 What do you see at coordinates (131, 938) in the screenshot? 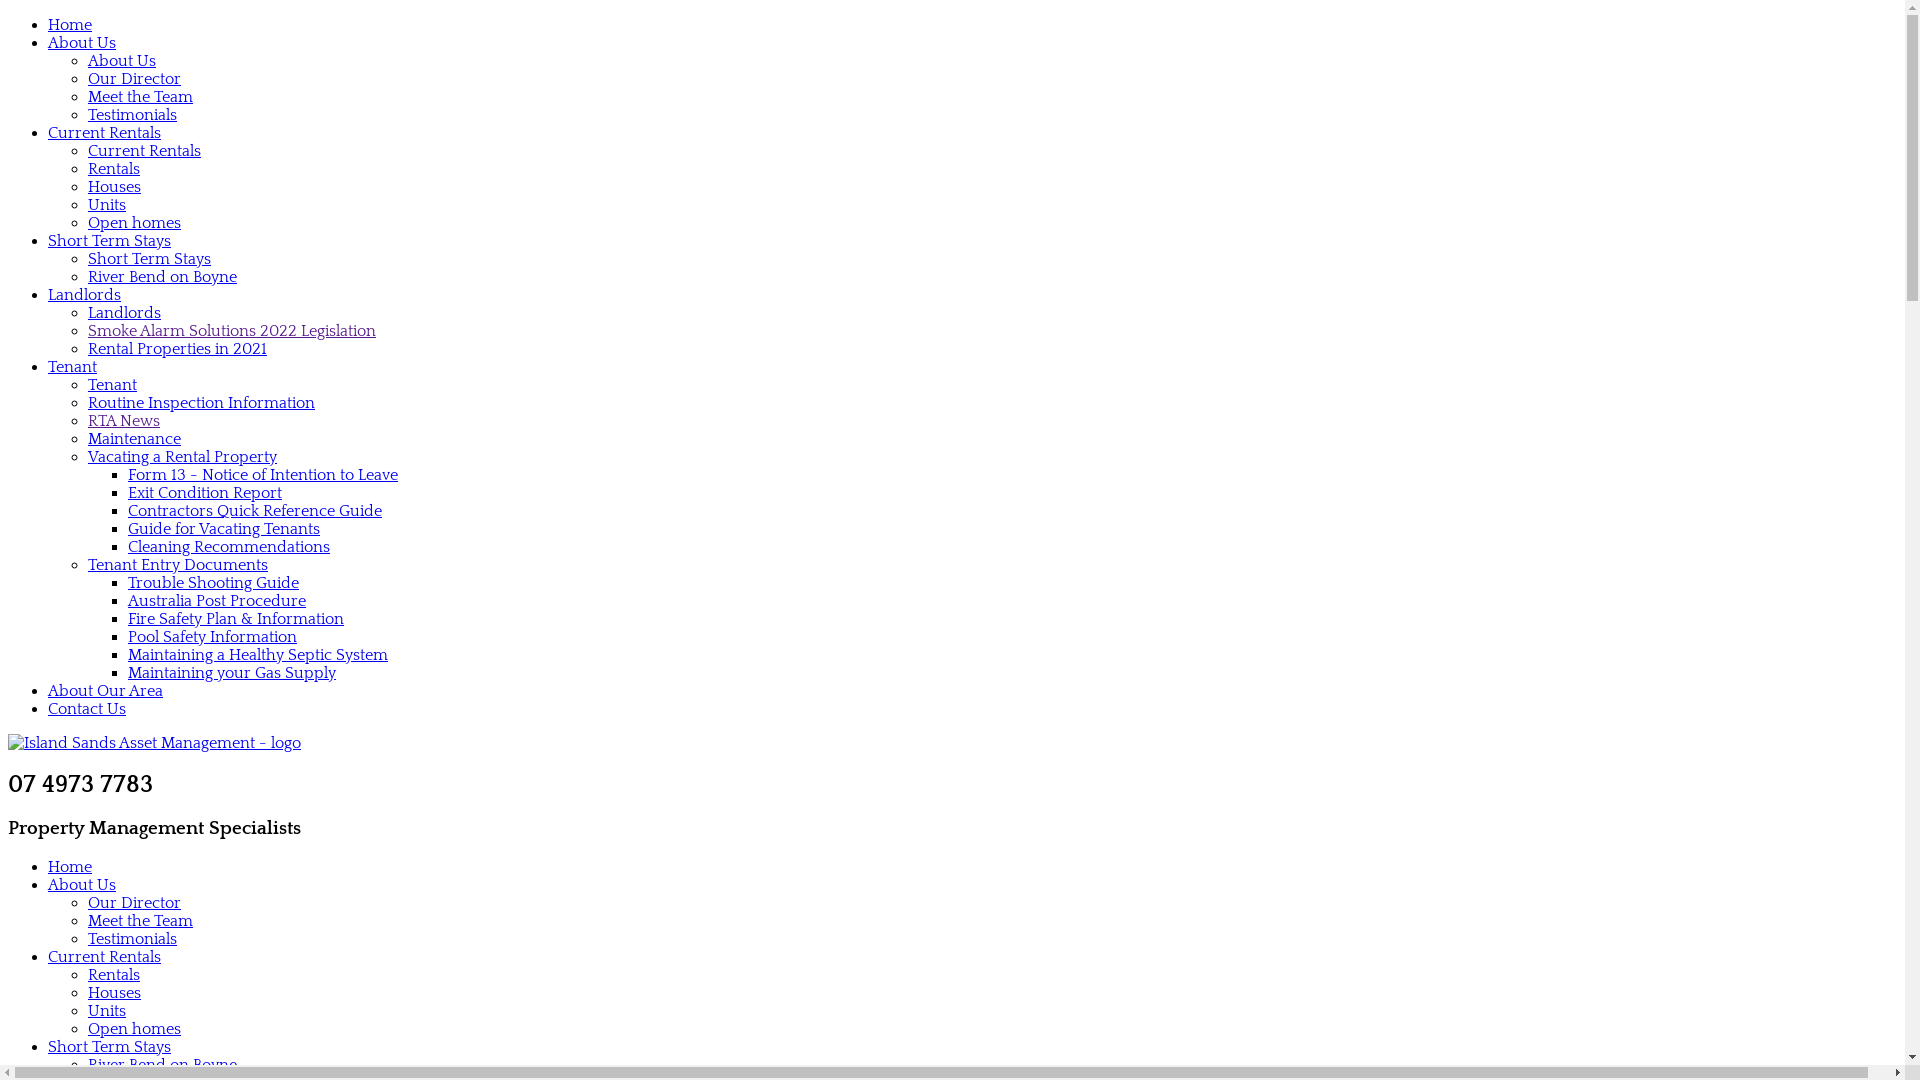
I see `'Testimonials'` at bounding box center [131, 938].